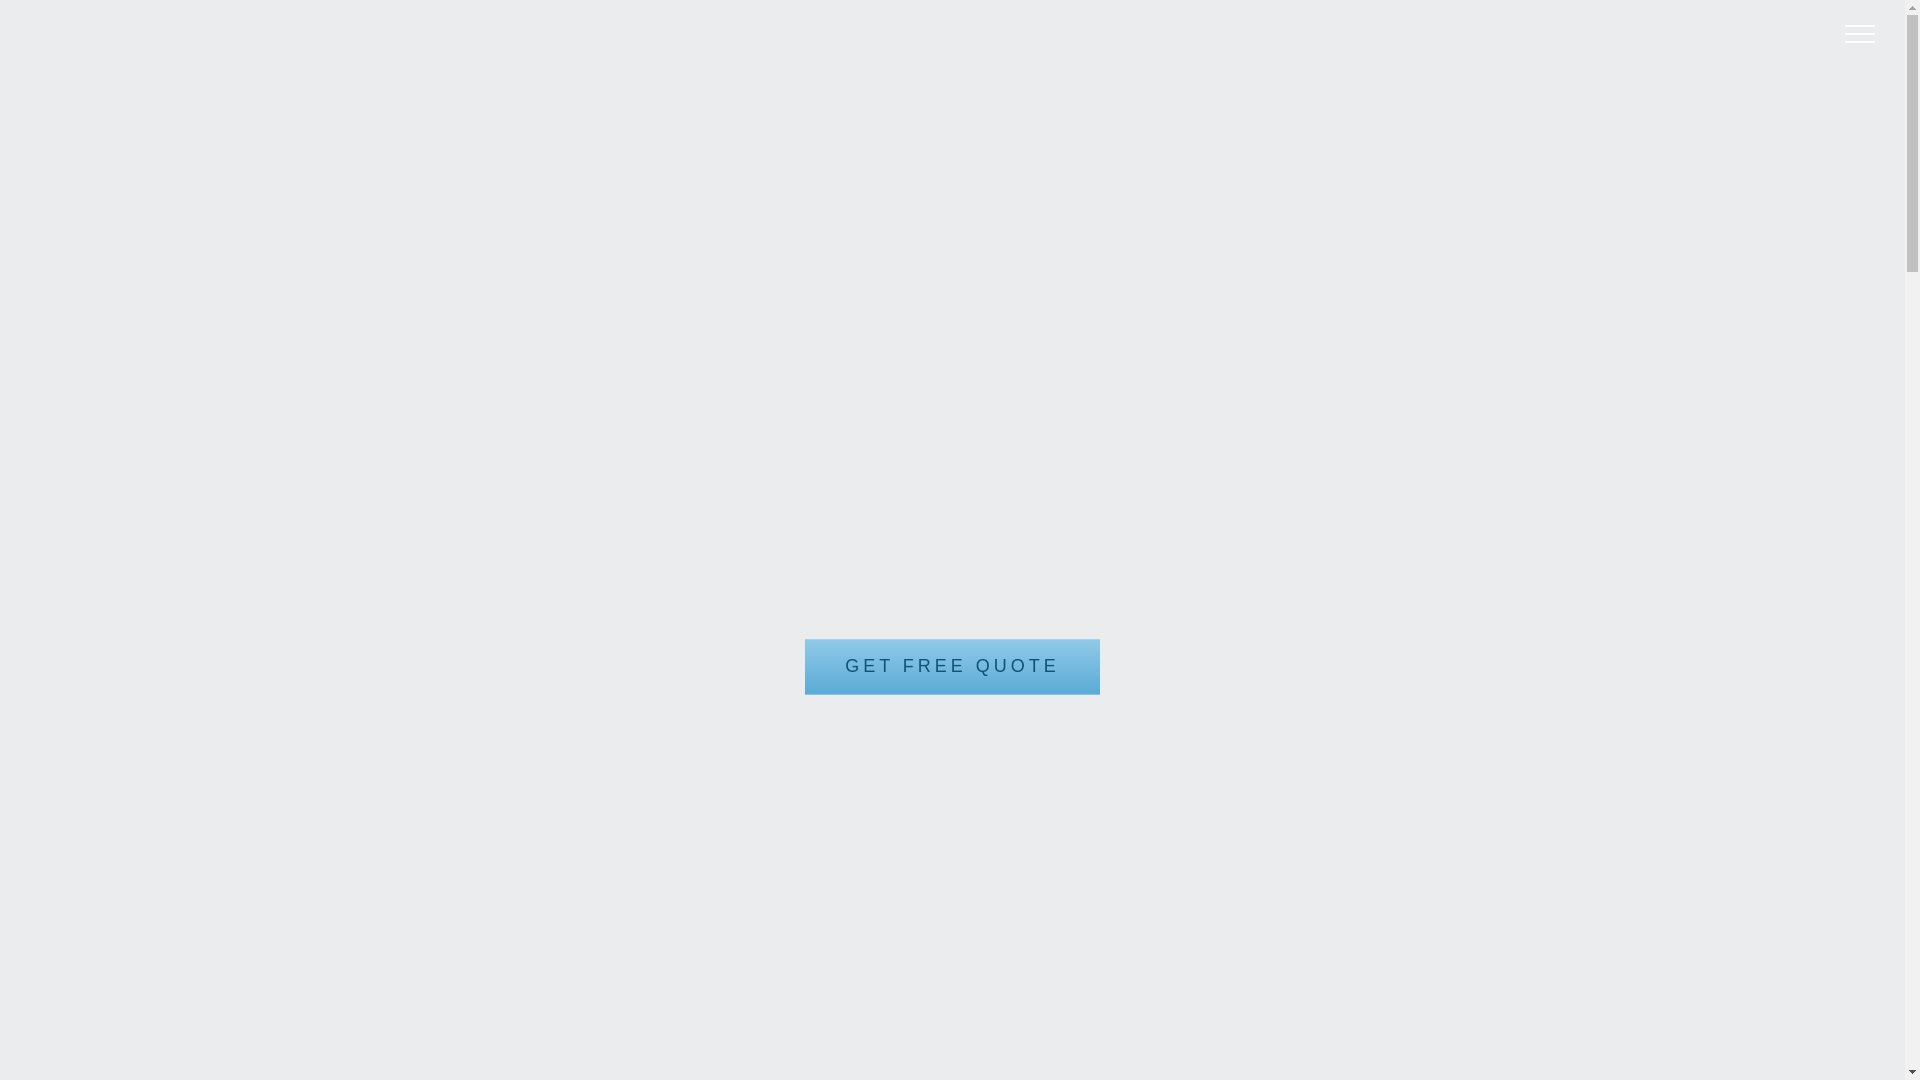 The image size is (1920, 1080). I want to click on 'GET FREE QUOTE', so click(951, 667).